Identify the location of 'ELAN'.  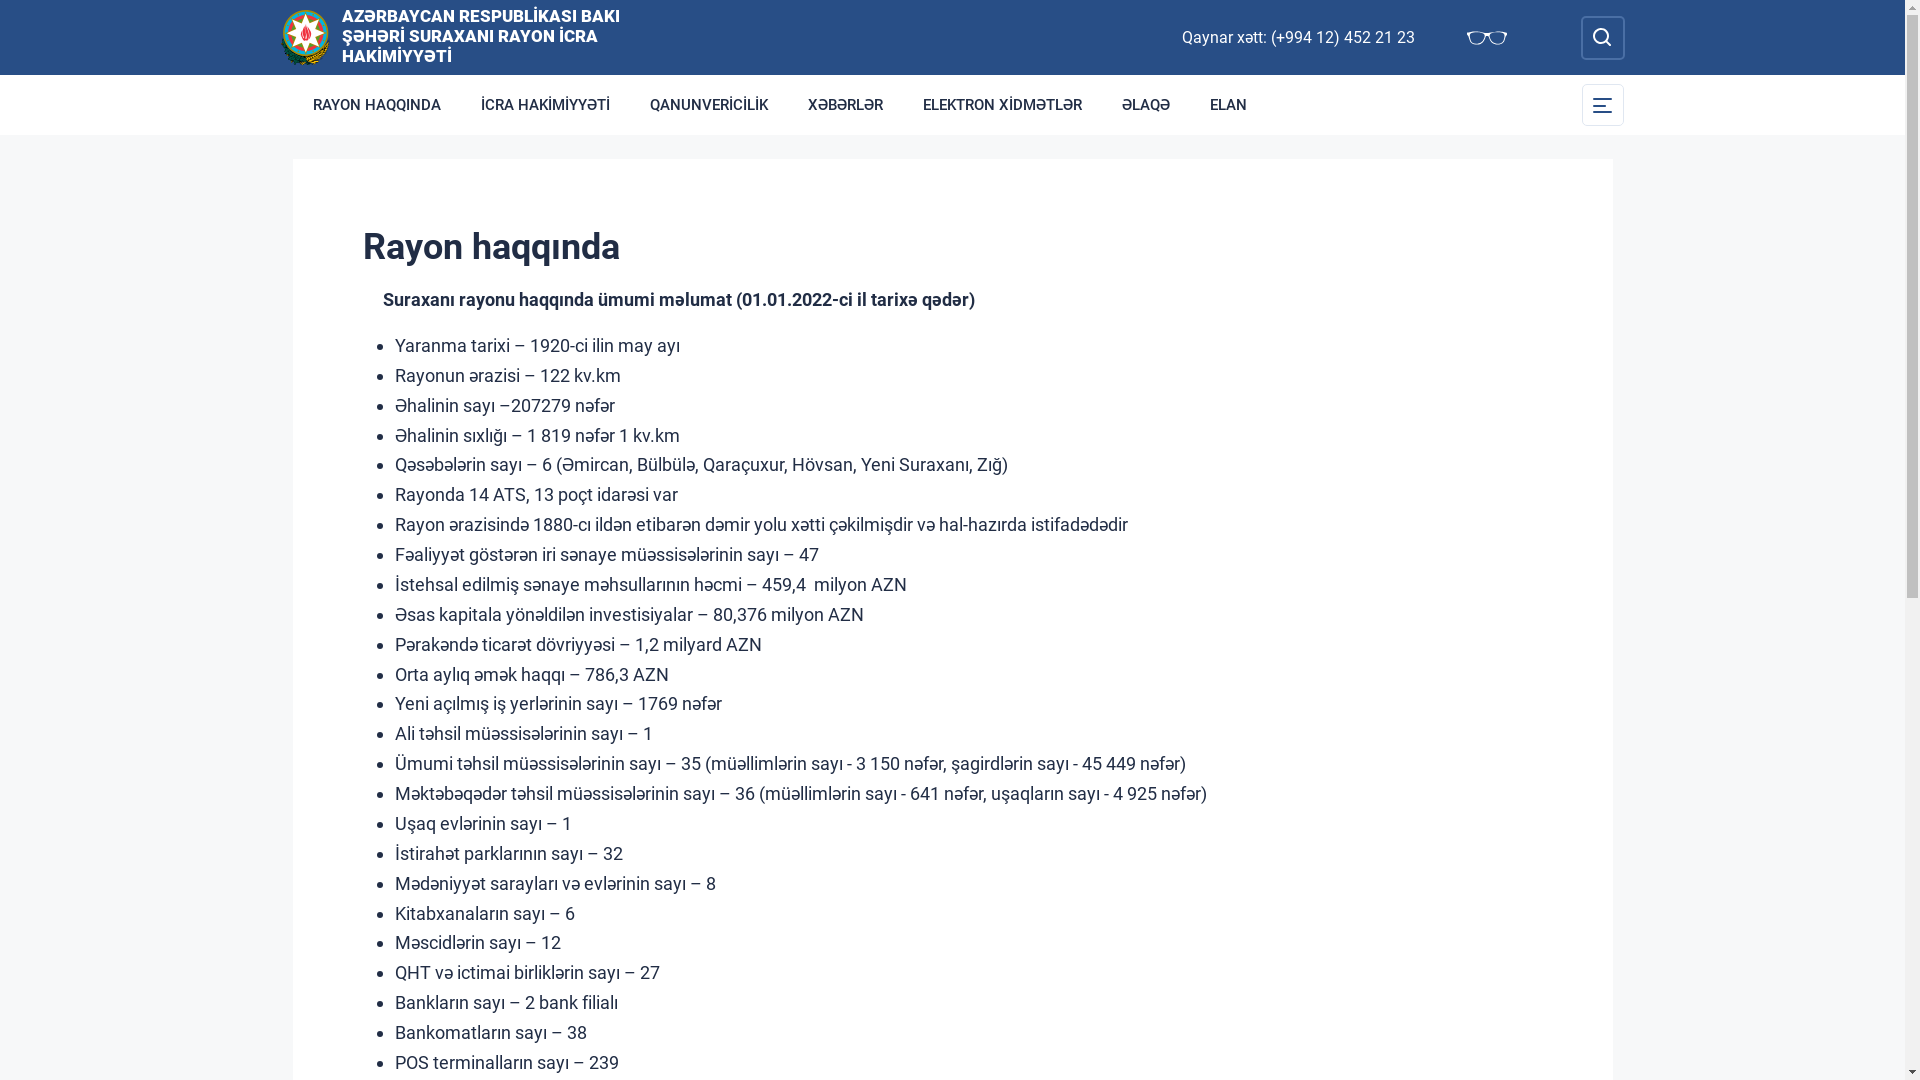
(1227, 104).